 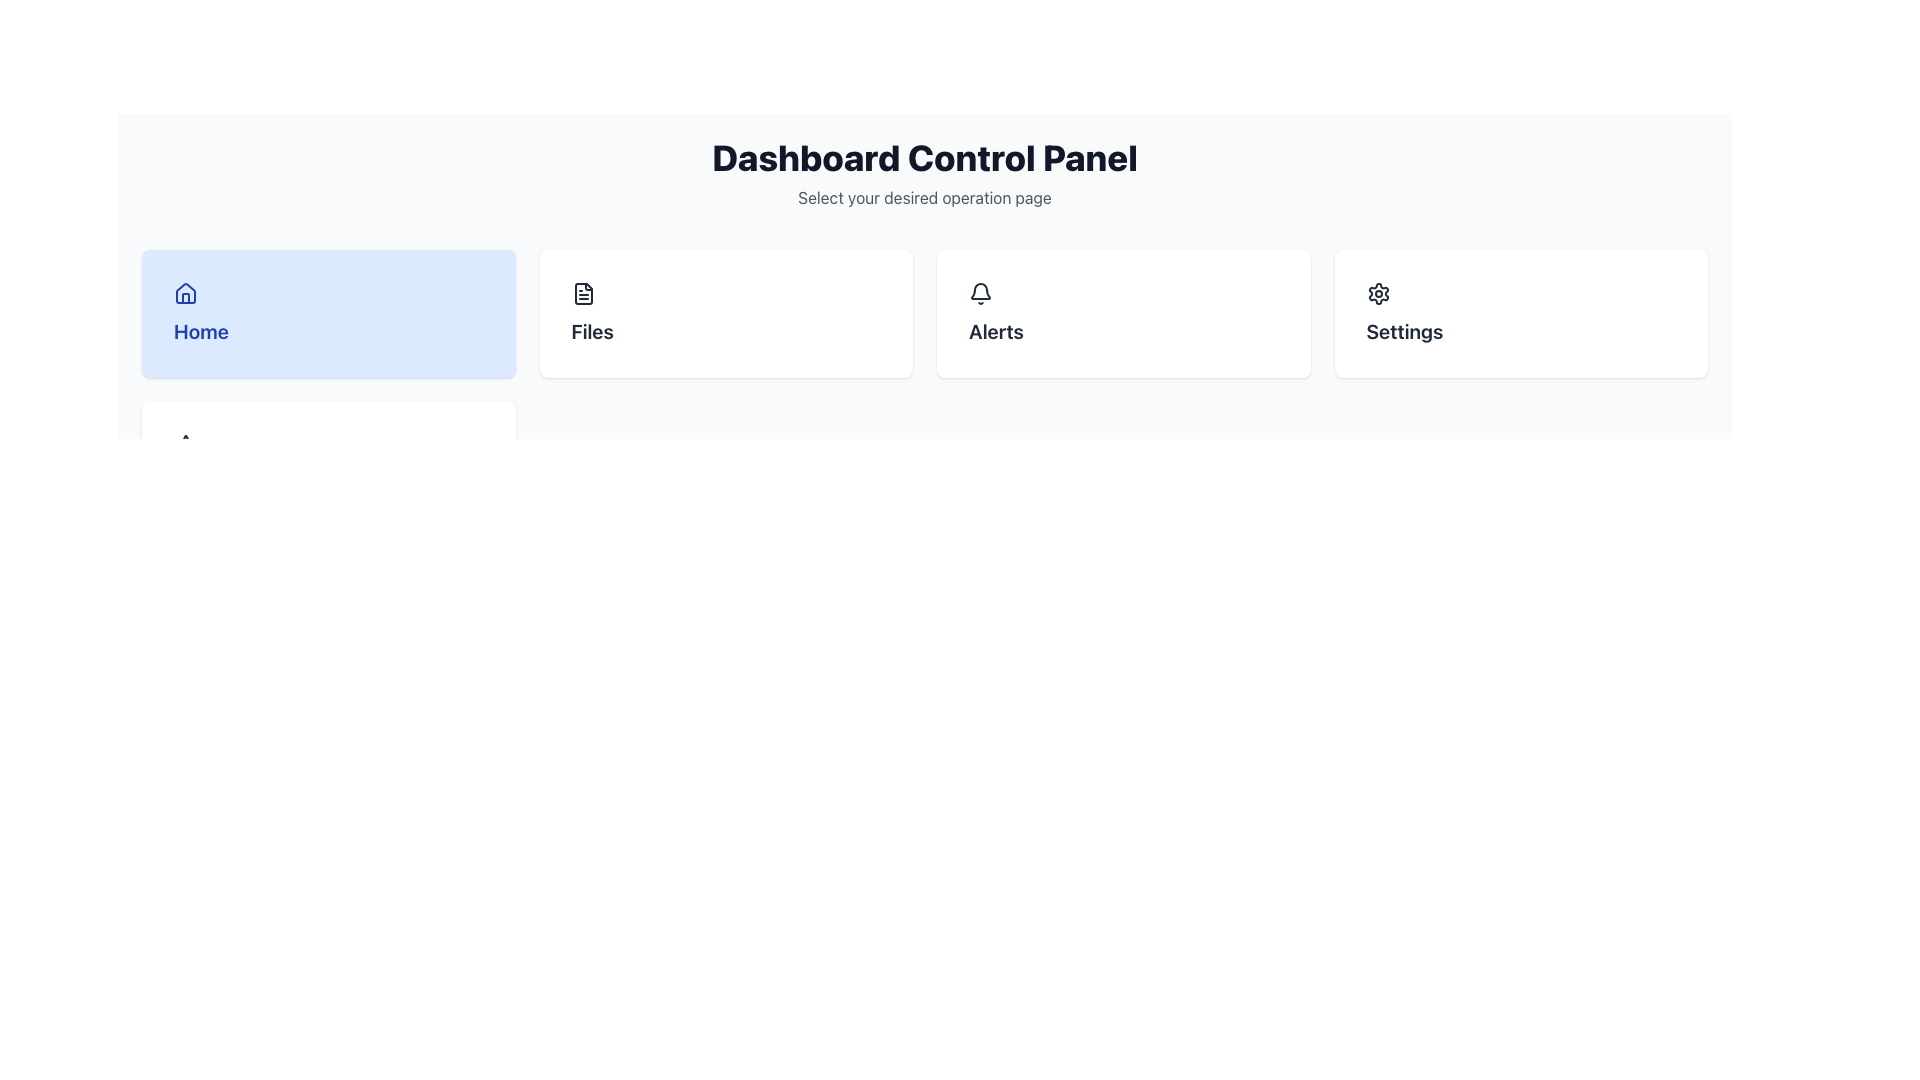 What do you see at coordinates (1520, 313) in the screenshot?
I see `the 'Settings' button located in the top-right corner of the grid layout` at bounding box center [1520, 313].